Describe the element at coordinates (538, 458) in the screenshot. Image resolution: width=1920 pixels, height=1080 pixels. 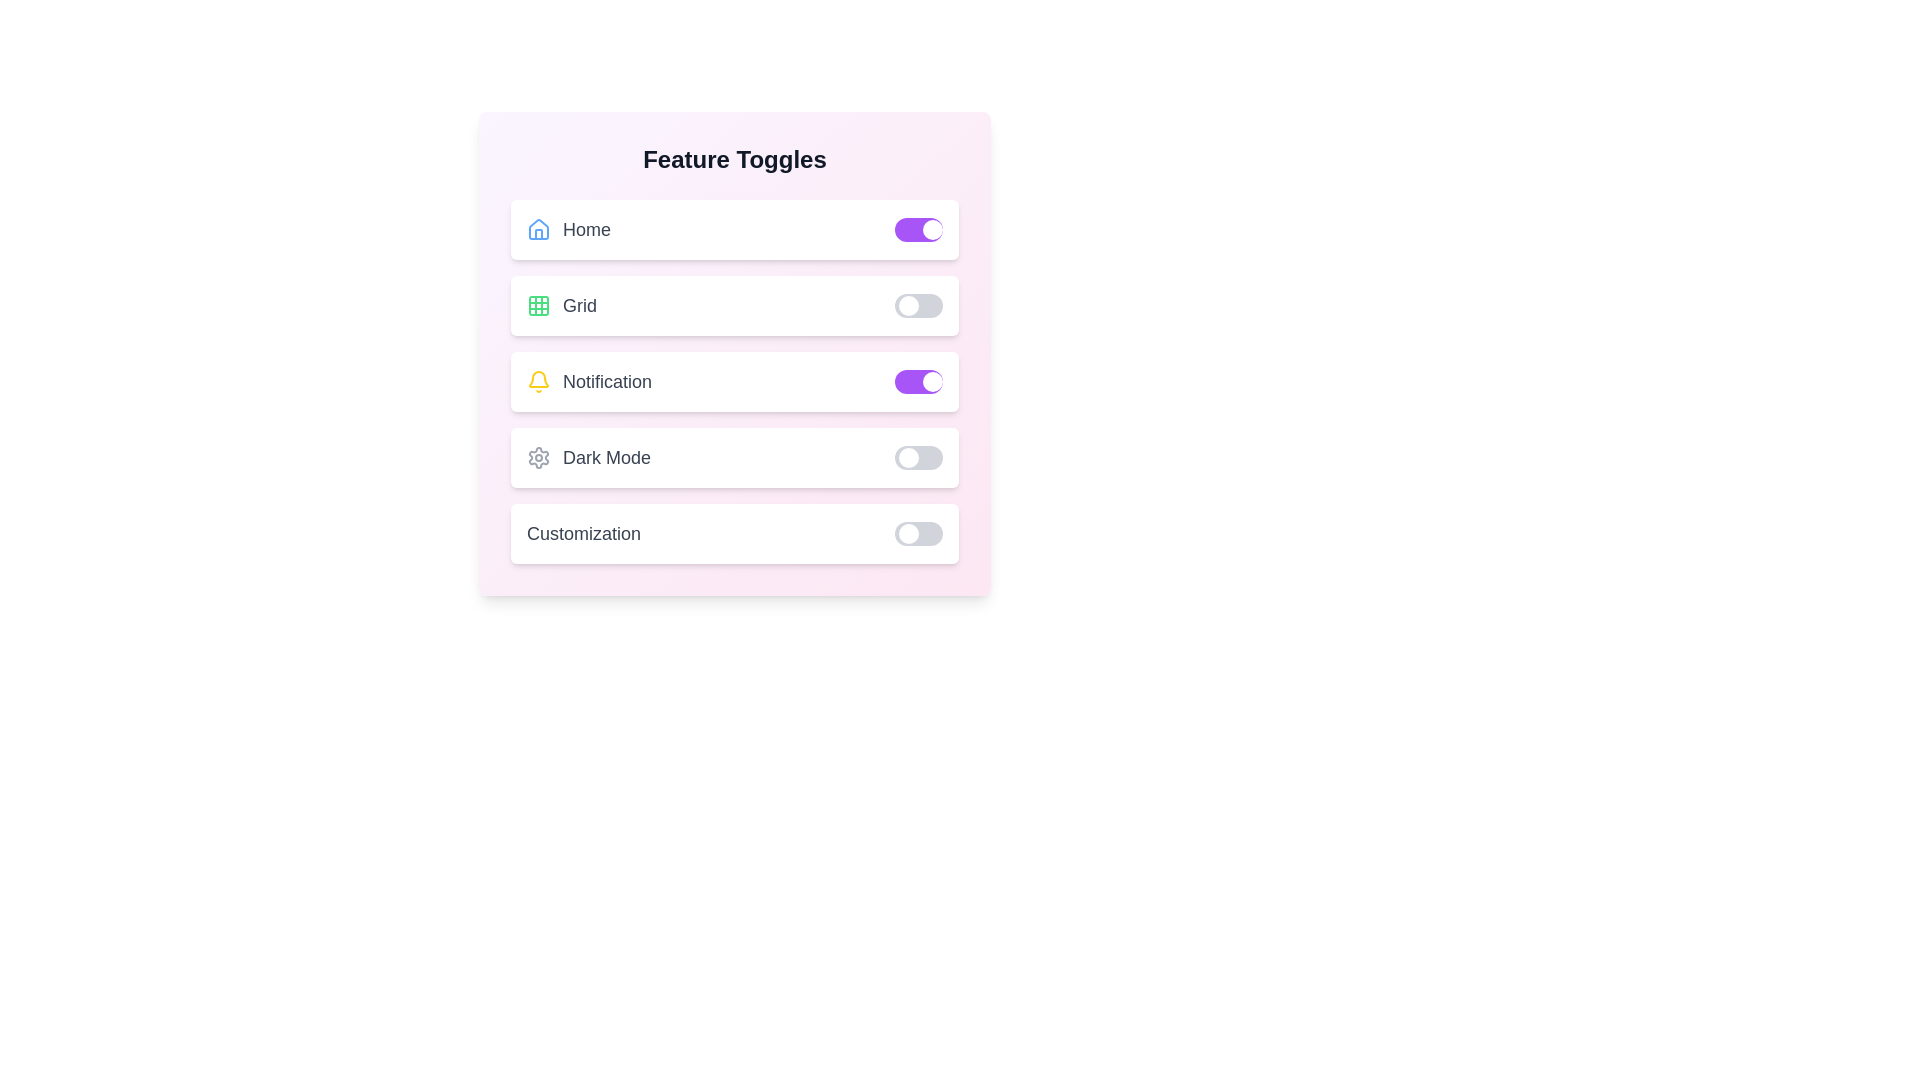
I see `the cogwheel icon associated with the 'Dark Mode' toggle option` at that location.